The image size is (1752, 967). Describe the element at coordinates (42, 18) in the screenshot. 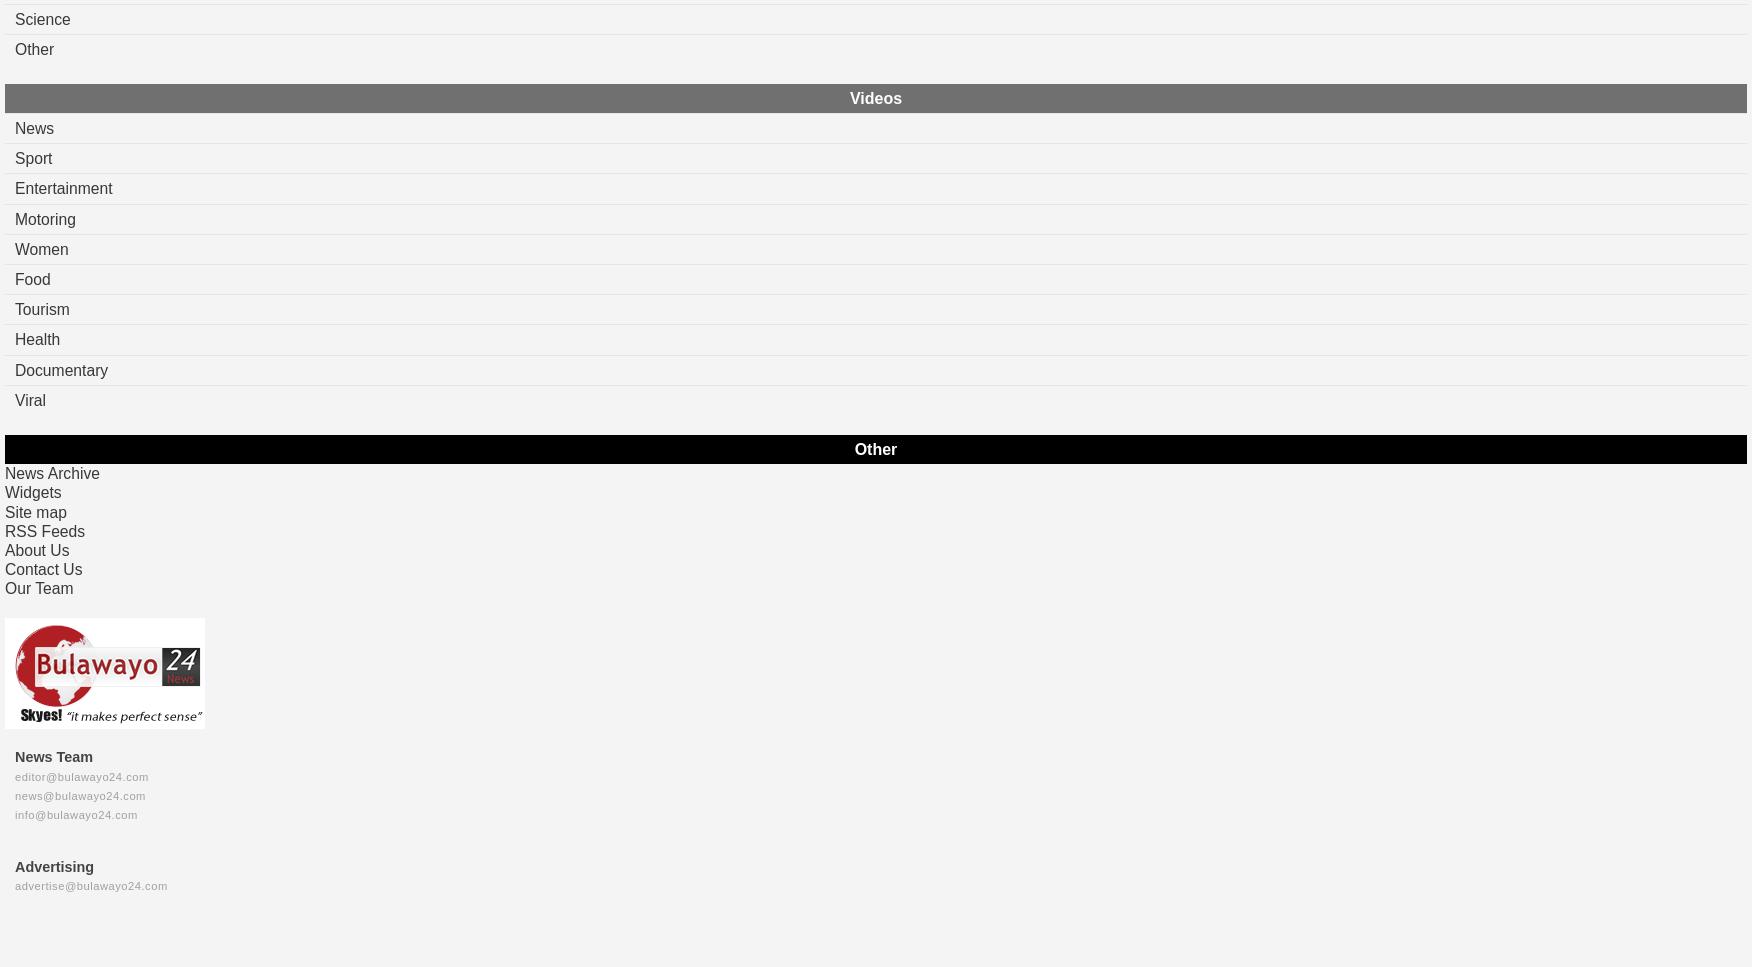

I see `'Science'` at that location.